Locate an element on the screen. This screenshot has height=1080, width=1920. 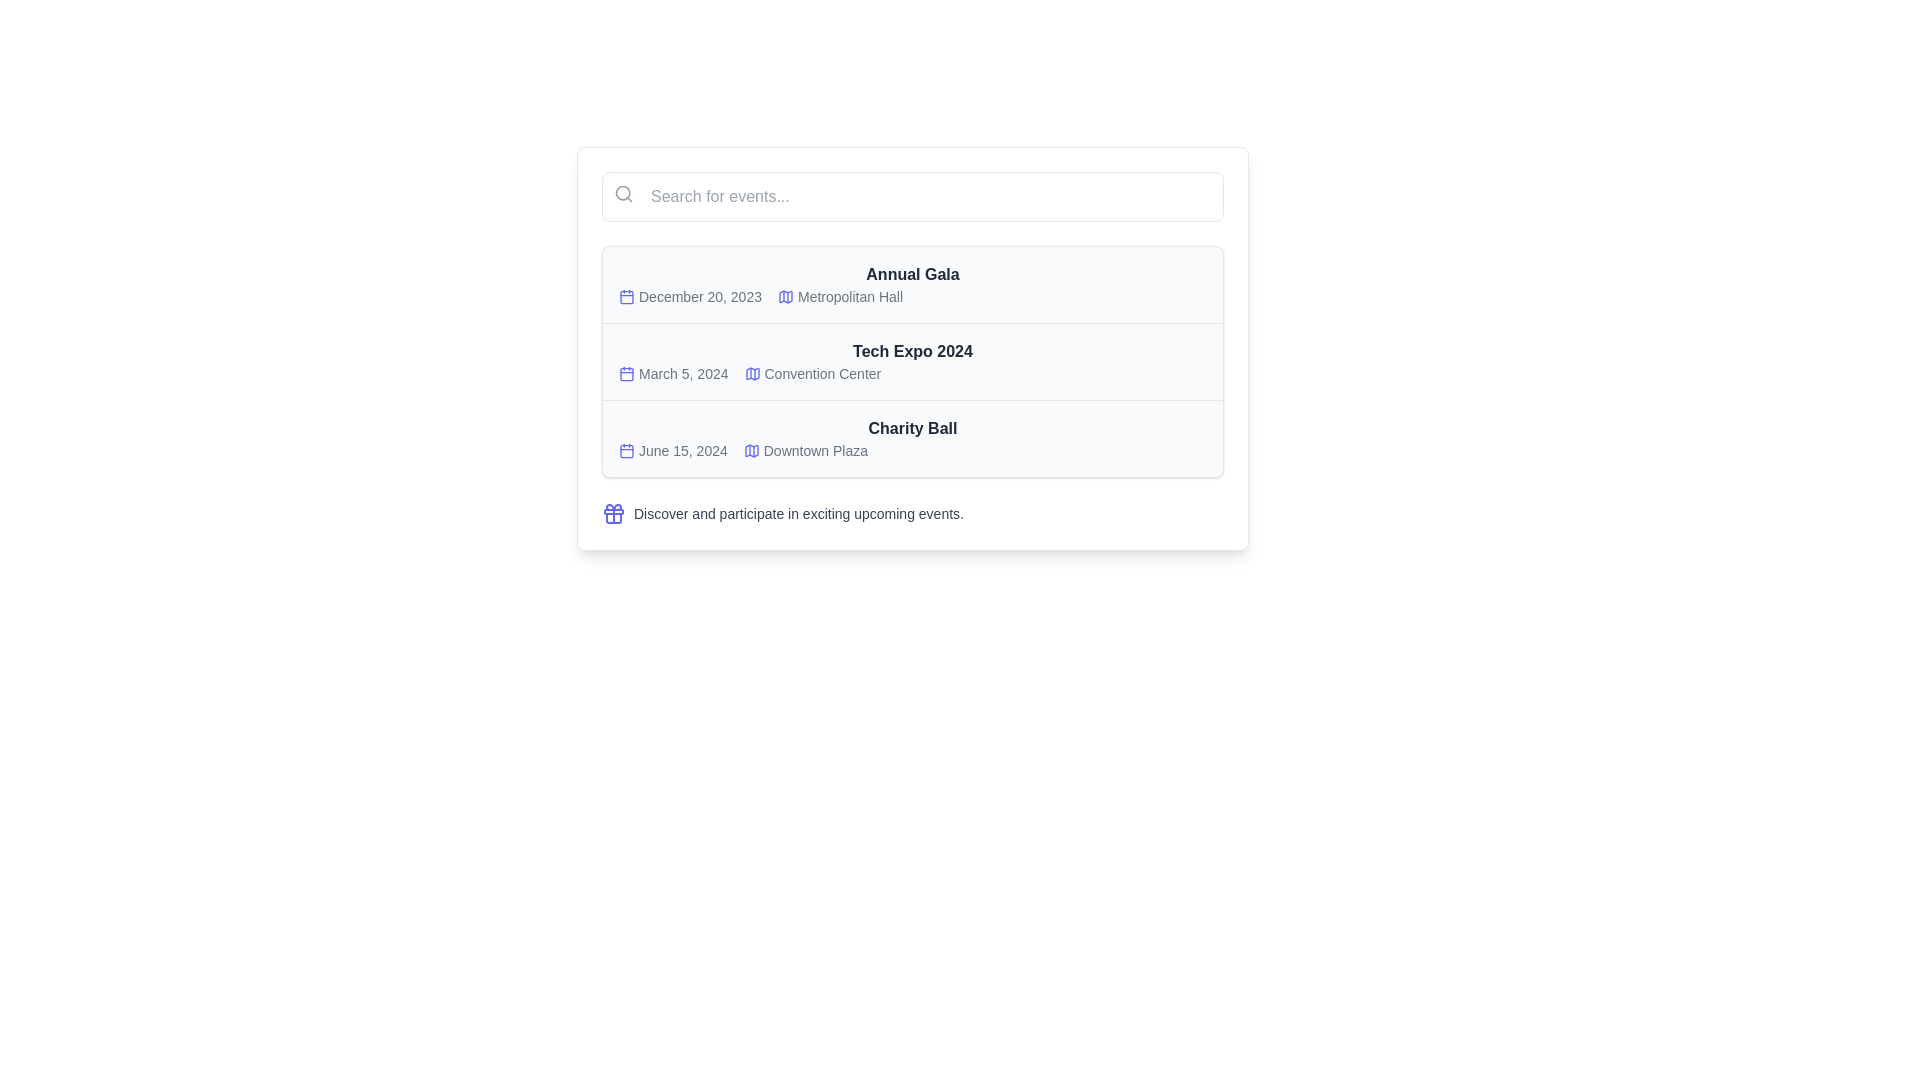
the icon that symbolizes the location or venue for the event, which is positioned directly to the left of the 'Convention Center' label in a vertical list structure is located at coordinates (751, 374).